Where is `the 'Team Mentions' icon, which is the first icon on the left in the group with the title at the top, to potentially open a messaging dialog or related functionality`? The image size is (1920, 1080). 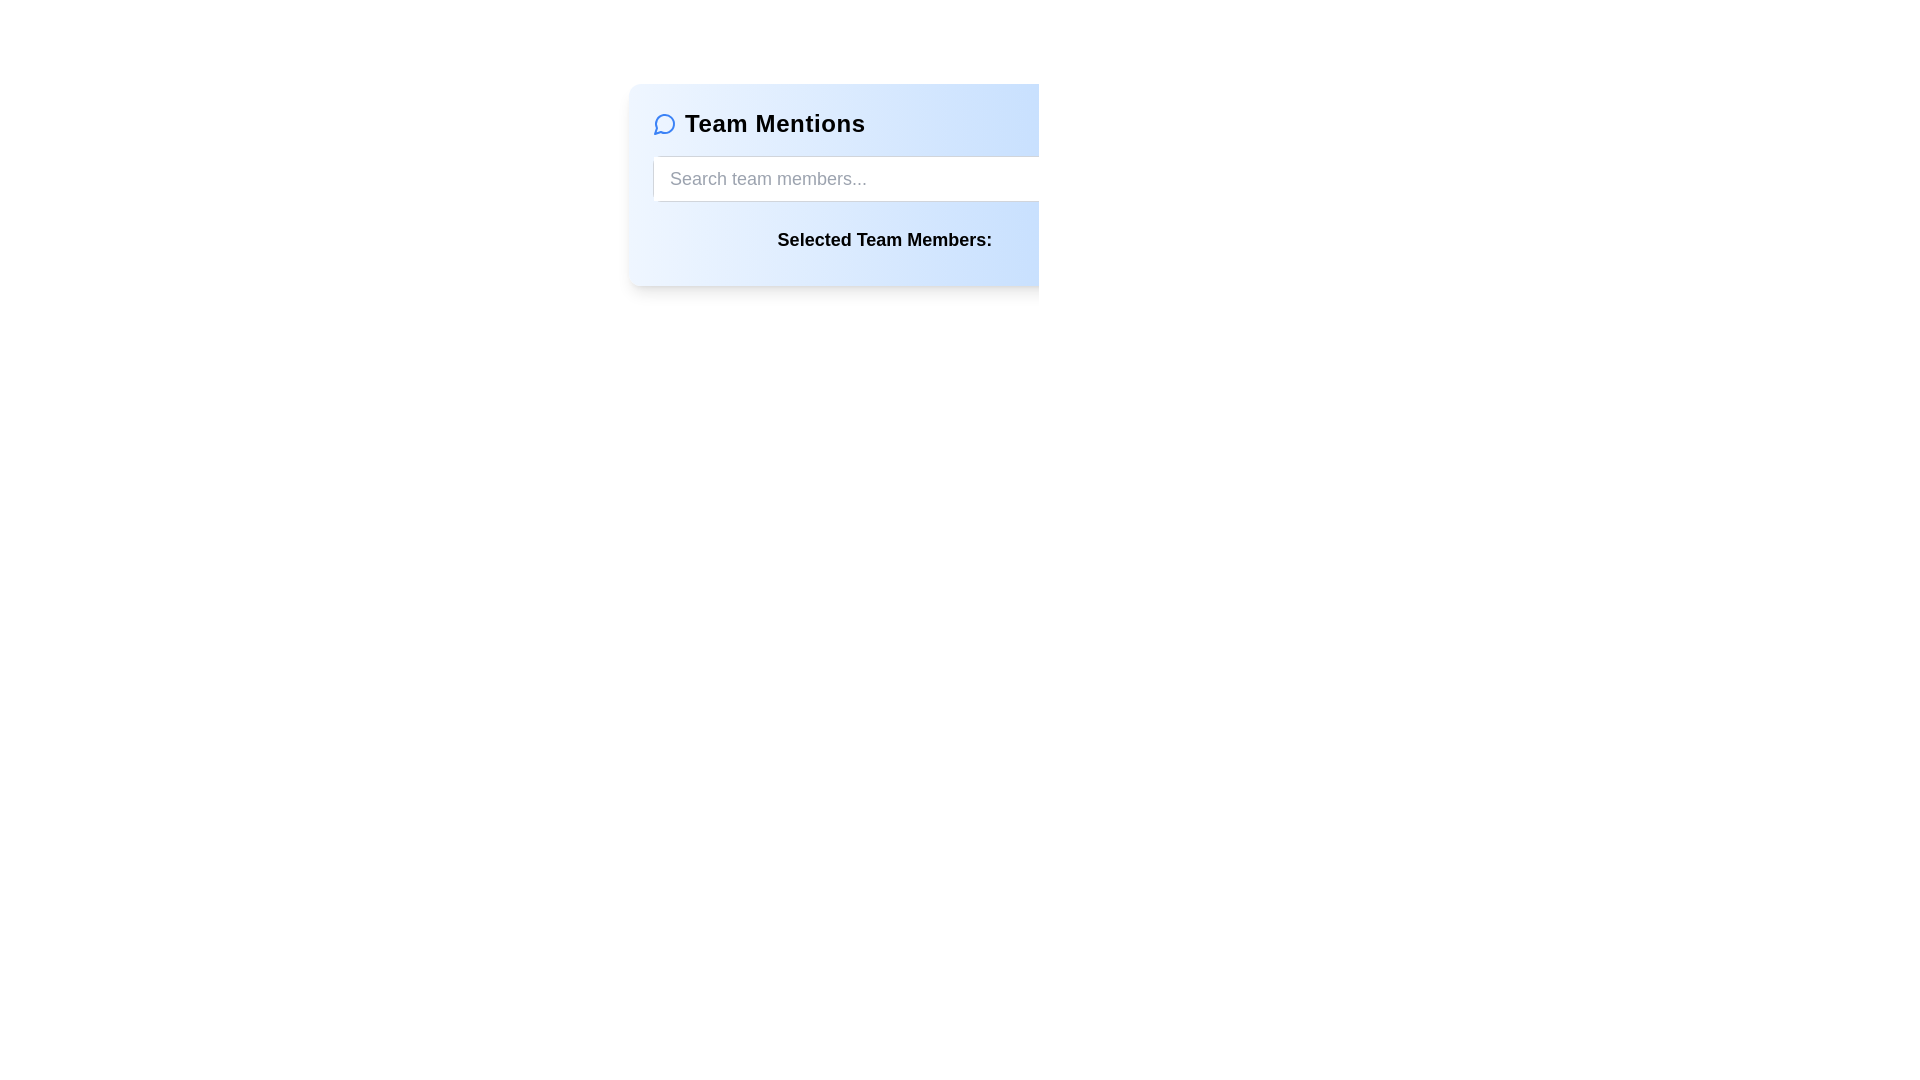 the 'Team Mentions' icon, which is the first icon on the left in the group with the title at the top, to potentially open a messaging dialog or related functionality is located at coordinates (665, 123).